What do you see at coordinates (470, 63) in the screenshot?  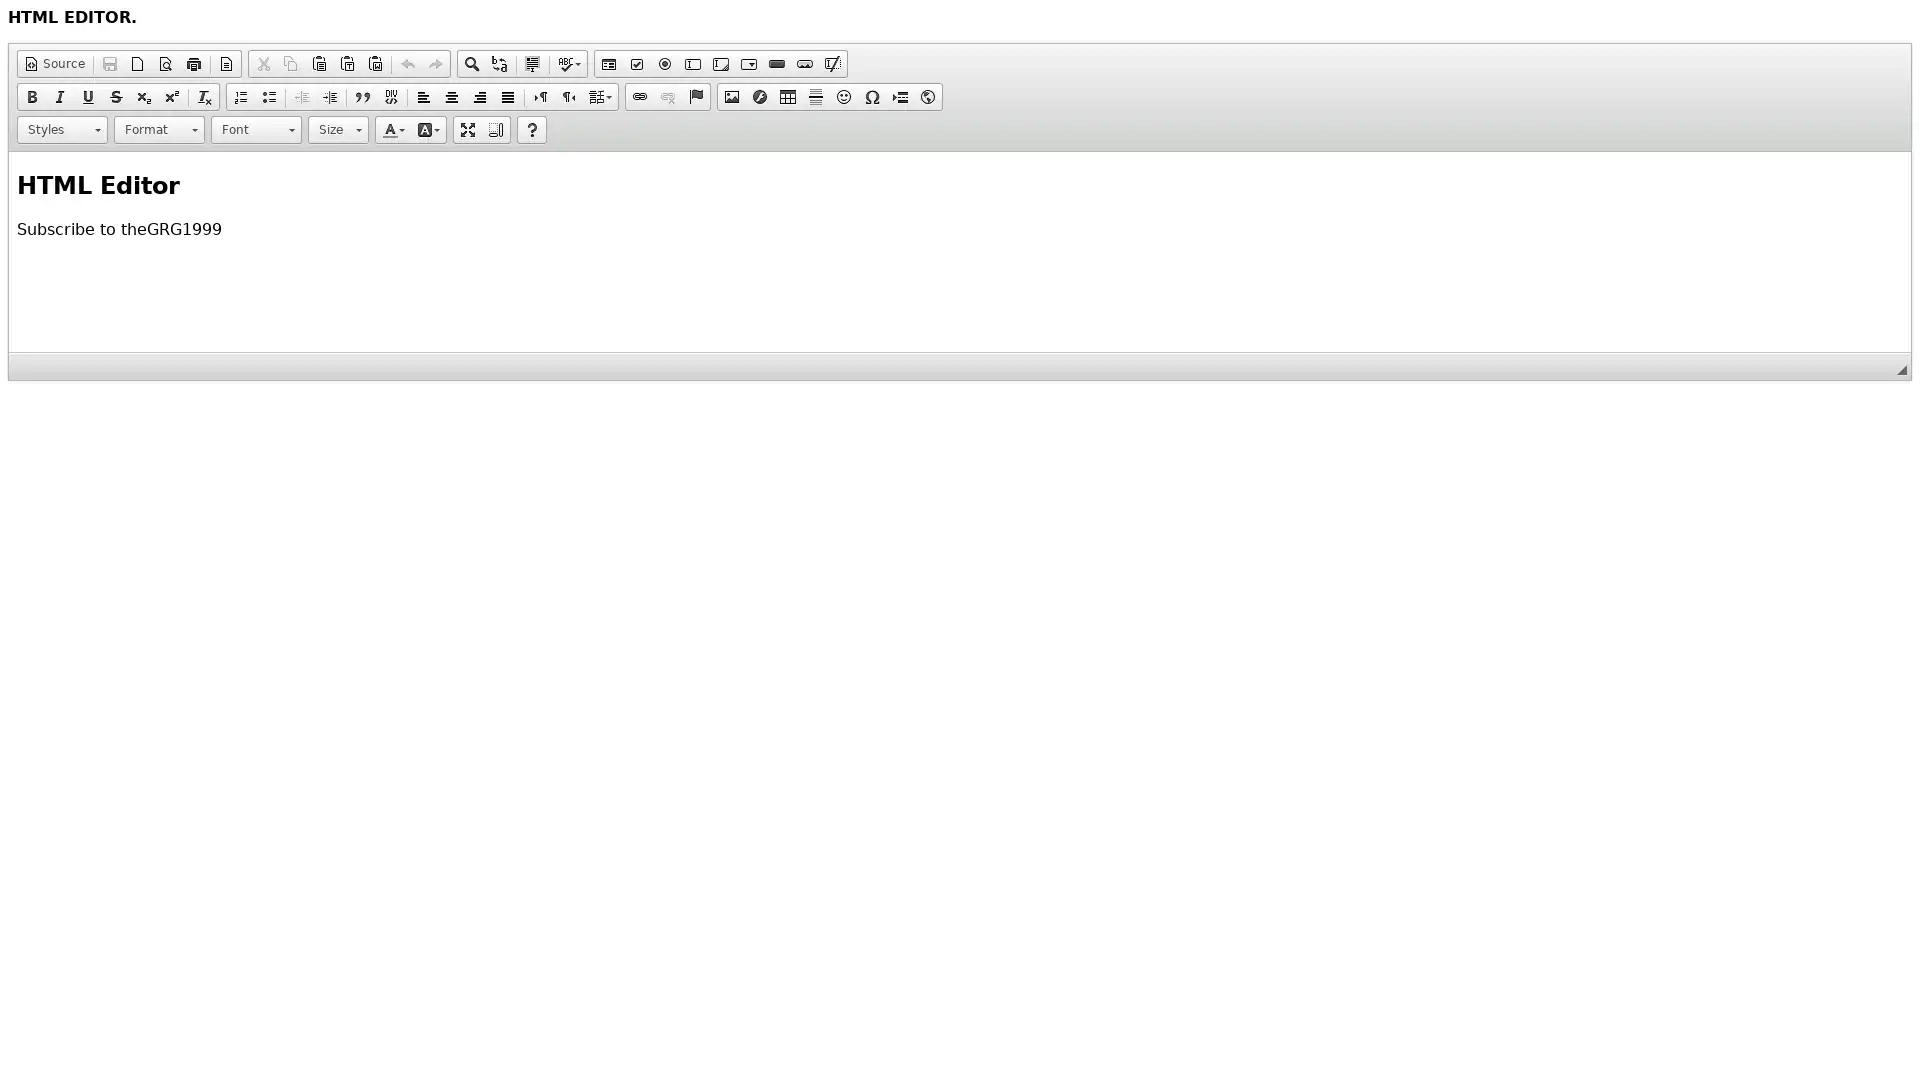 I see `Find` at bounding box center [470, 63].